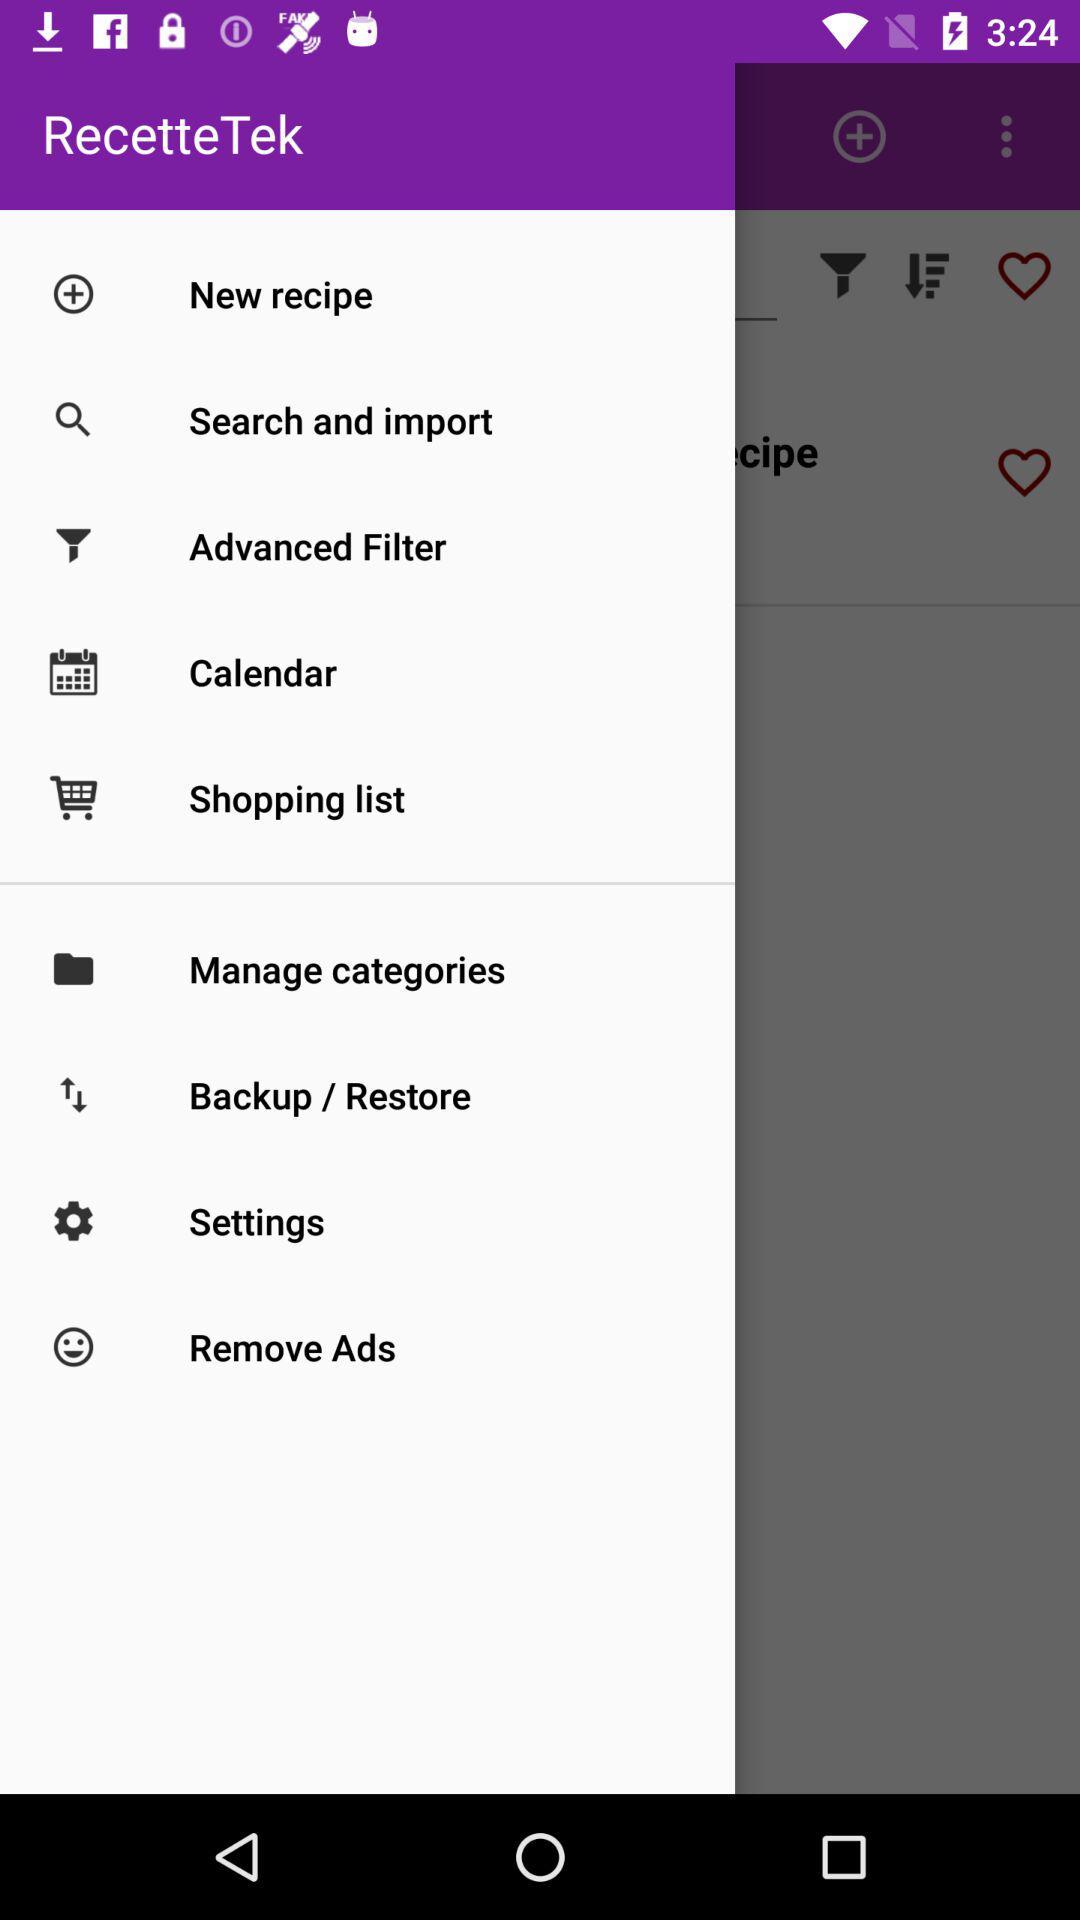 Image resolution: width=1080 pixels, height=1920 pixels. What do you see at coordinates (926, 274) in the screenshot?
I see `the filter_list icon` at bounding box center [926, 274].